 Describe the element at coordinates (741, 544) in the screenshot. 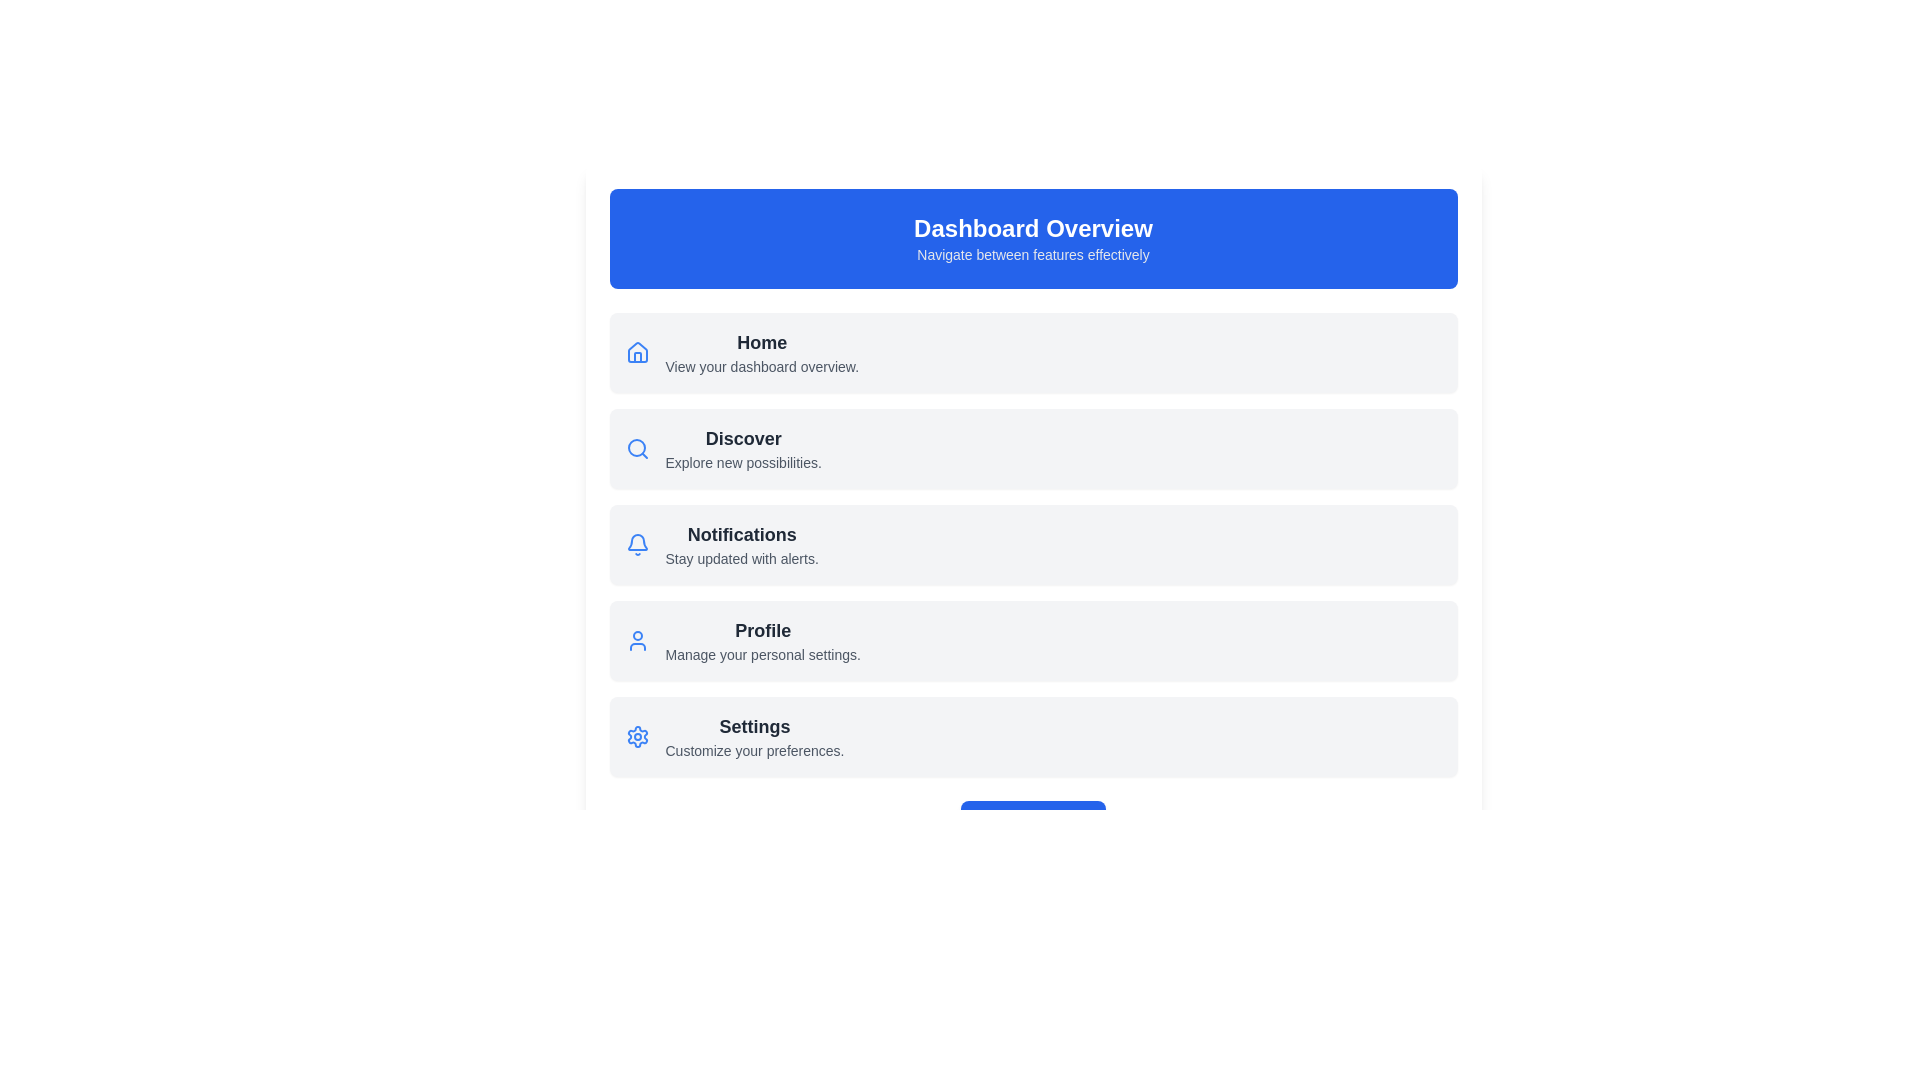

I see `the notifications menu entry, which is the third item in the vertical menu layout located between 'Discover' and 'Profile'` at that location.